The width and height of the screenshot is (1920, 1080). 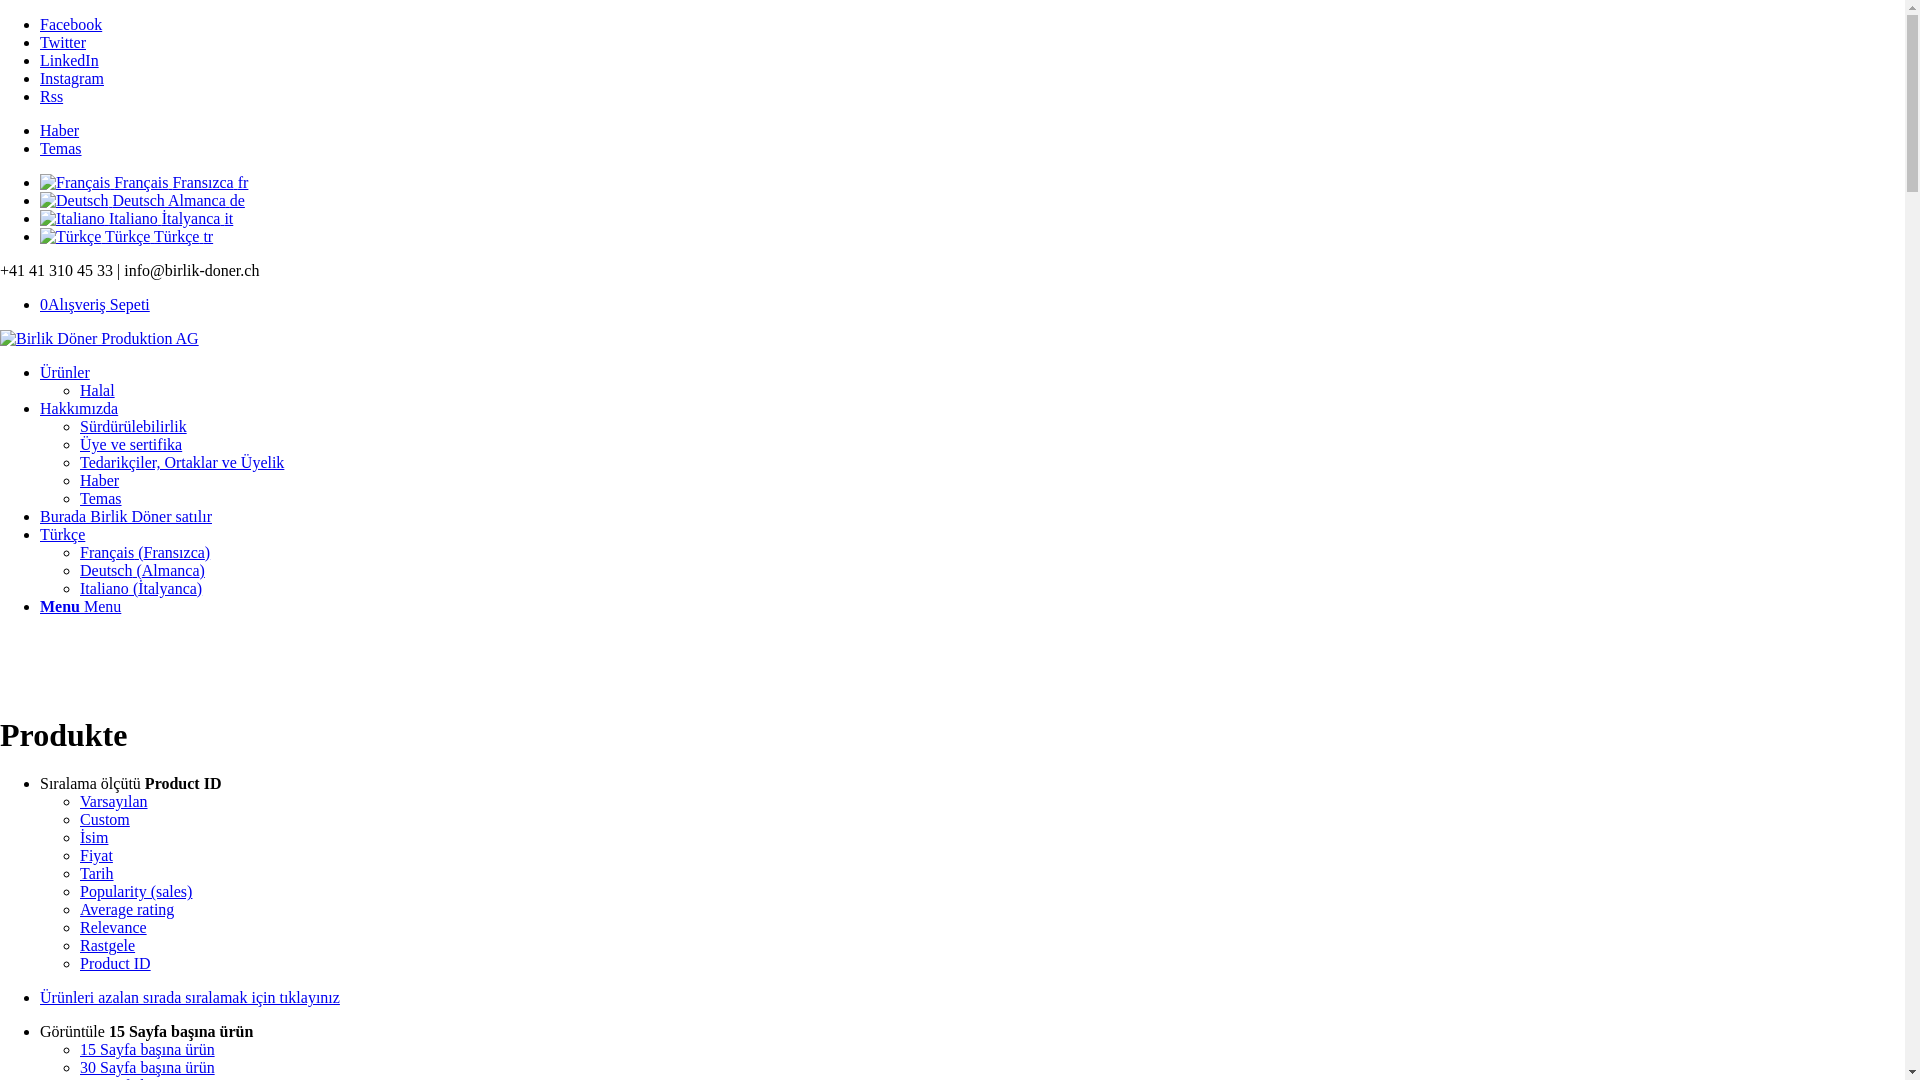 What do you see at coordinates (80, 480) in the screenshot?
I see `'Haber'` at bounding box center [80, 480].